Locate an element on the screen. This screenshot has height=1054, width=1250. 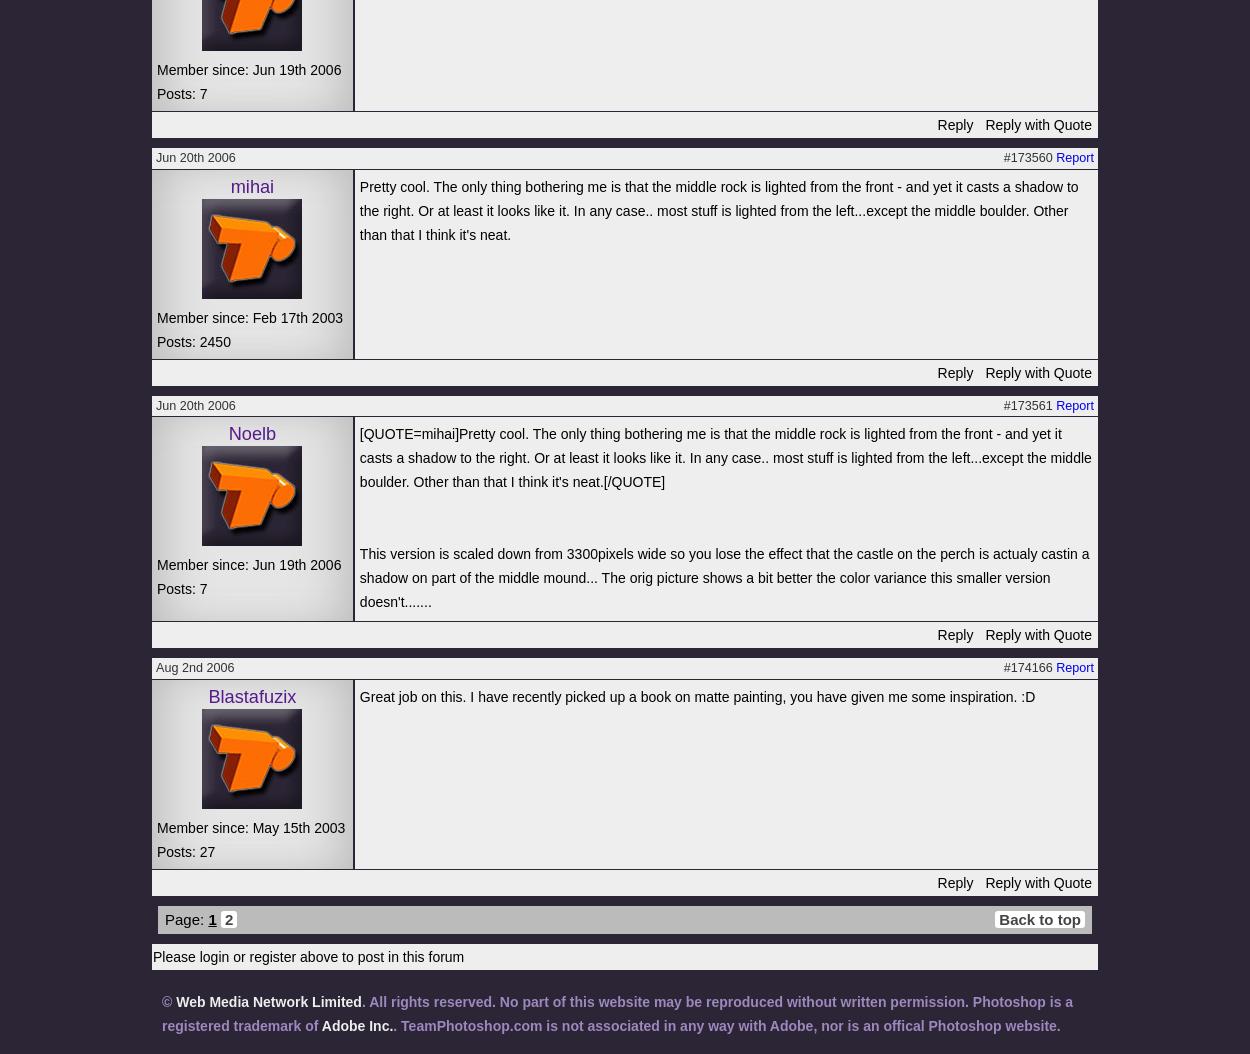
'Blastafuzix' is located at coordinates (207, 694).